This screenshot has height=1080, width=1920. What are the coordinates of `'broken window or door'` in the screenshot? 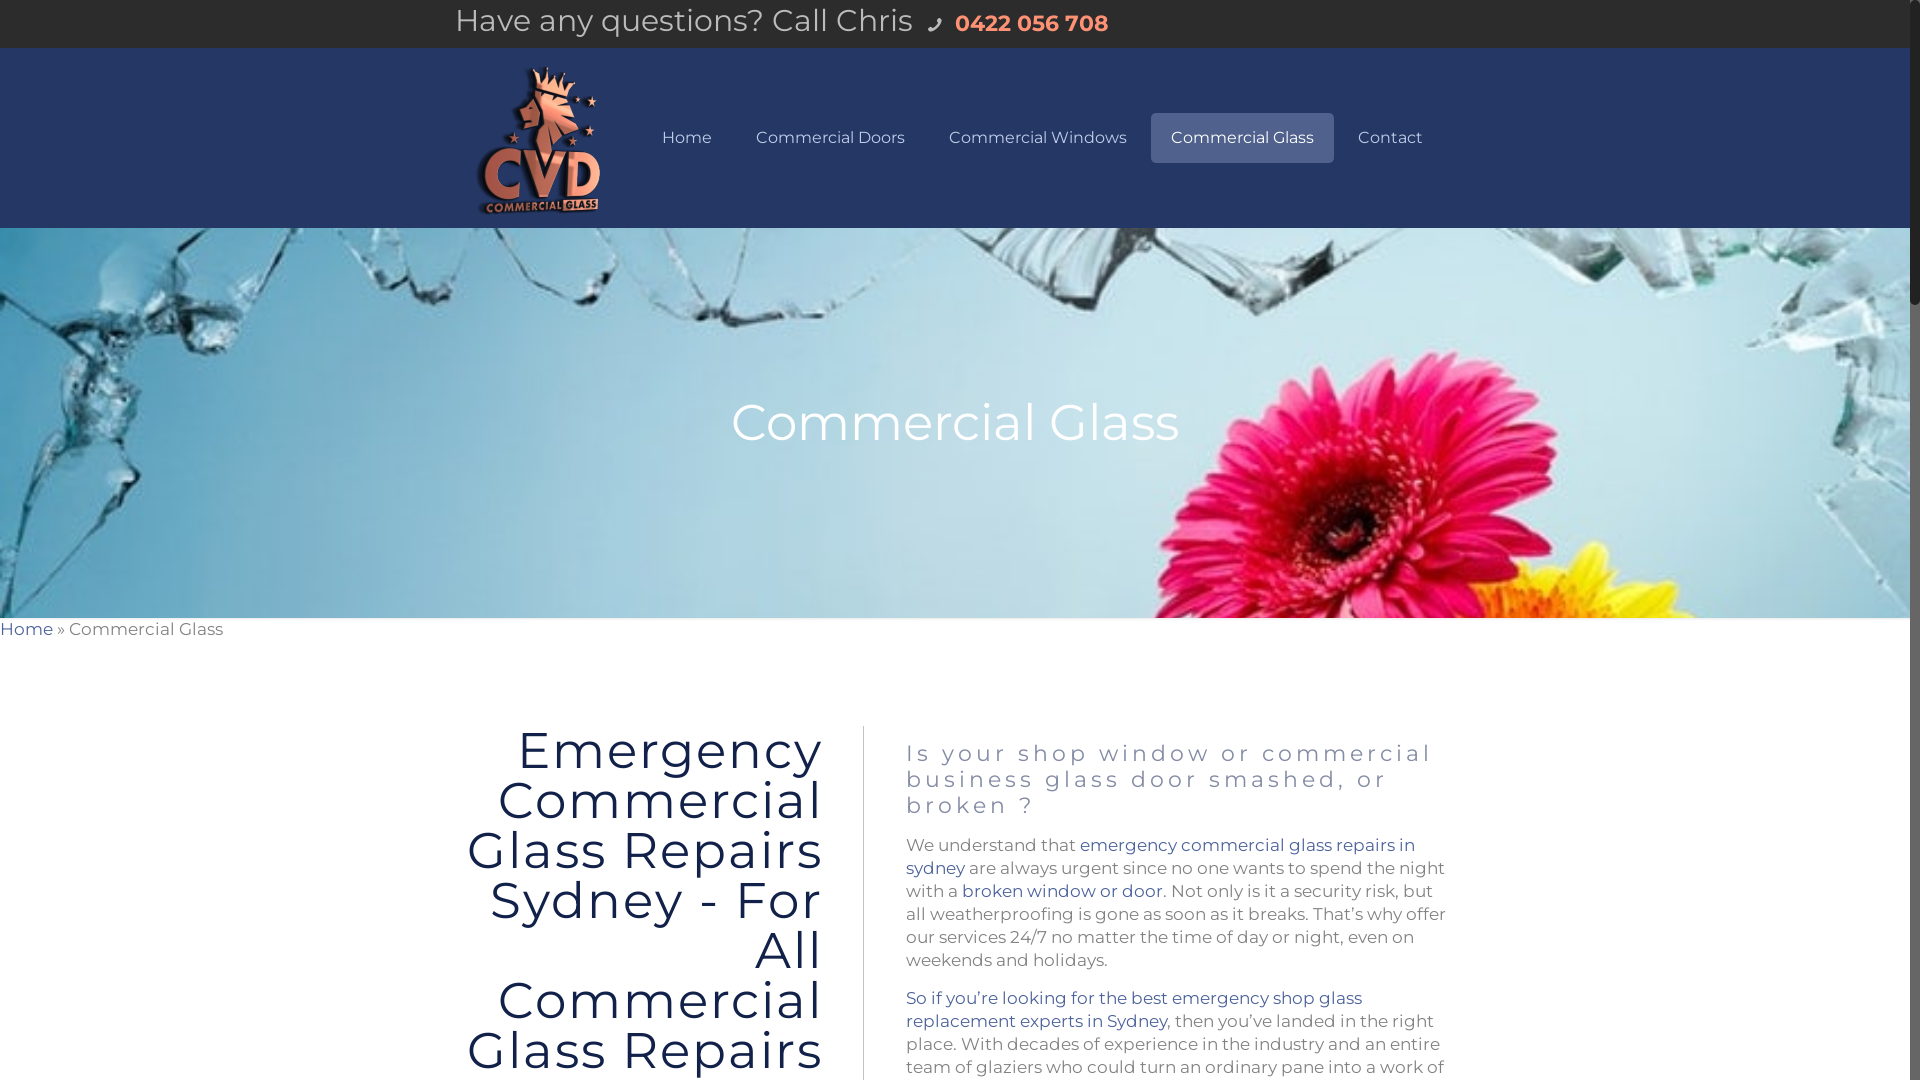 It's located at (1061, 890).